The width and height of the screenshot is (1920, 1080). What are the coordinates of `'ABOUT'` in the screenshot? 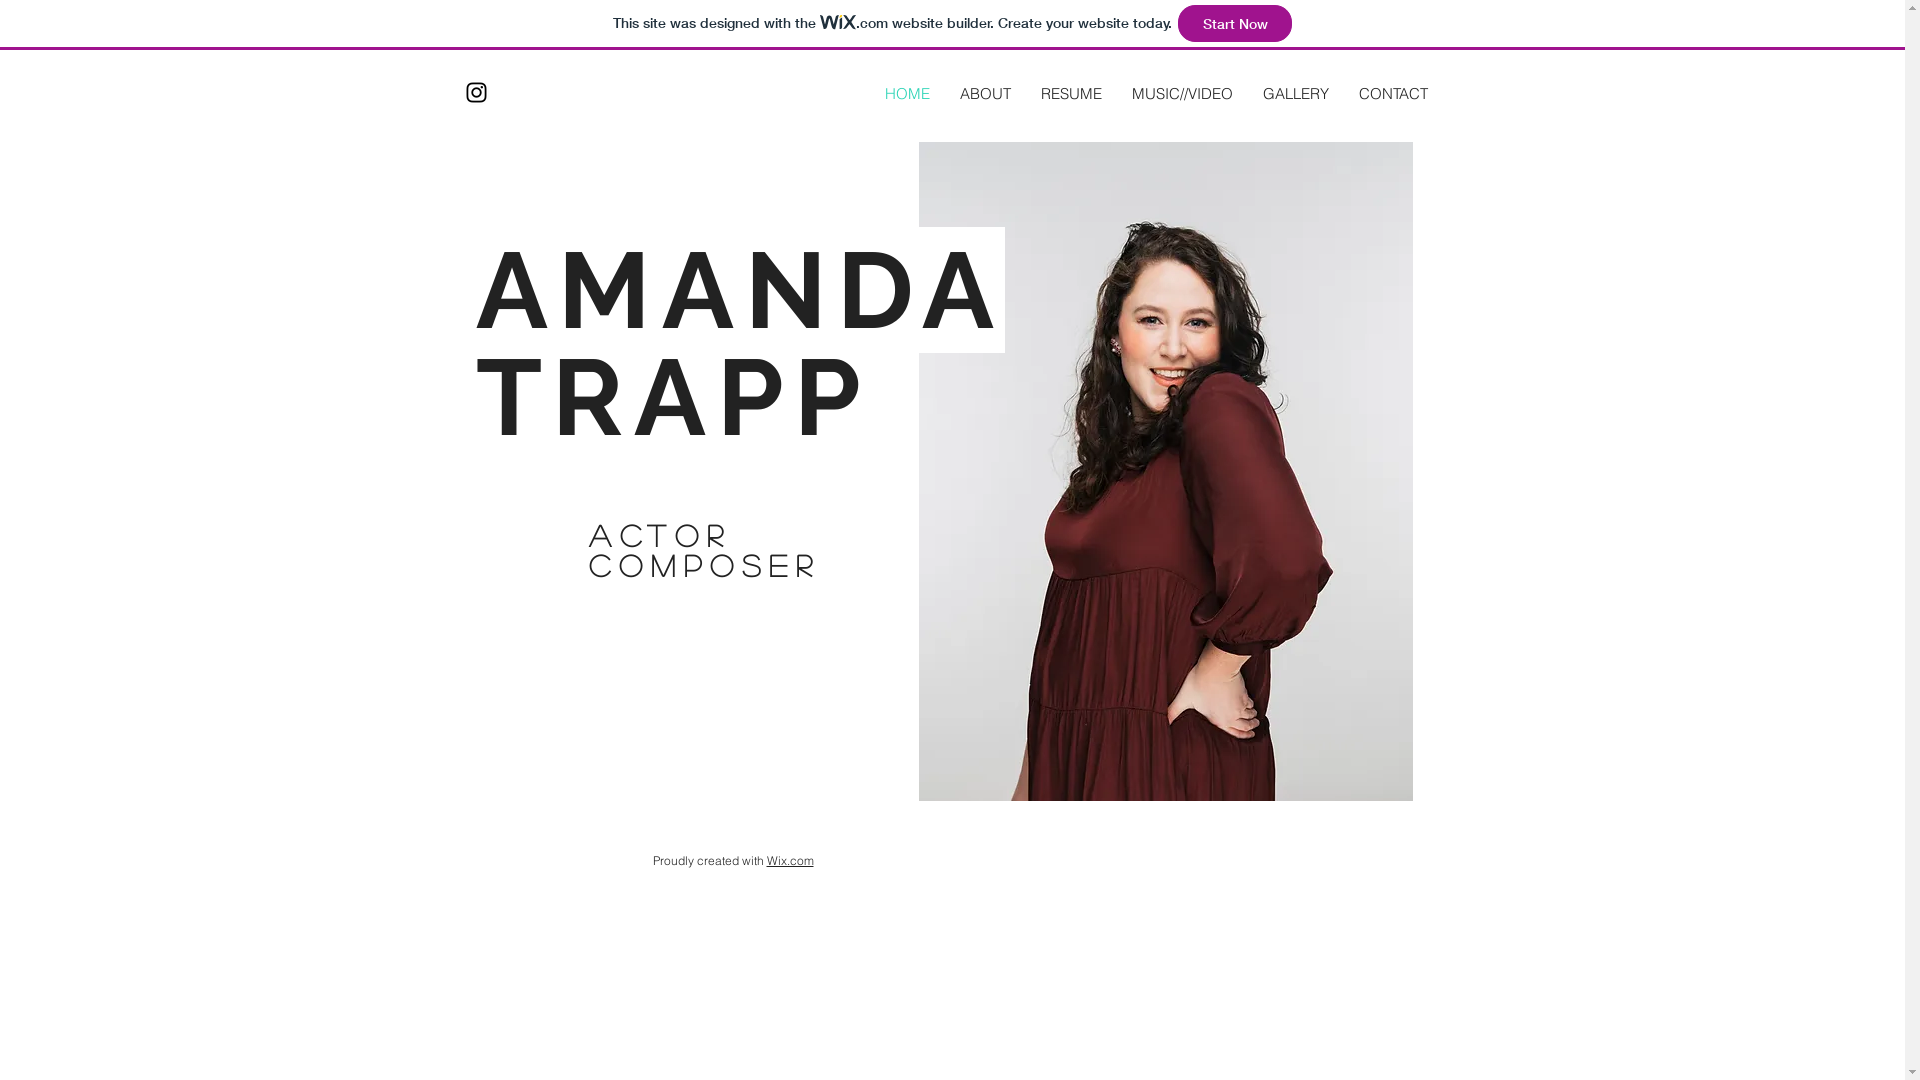 It's located at (984, 93).